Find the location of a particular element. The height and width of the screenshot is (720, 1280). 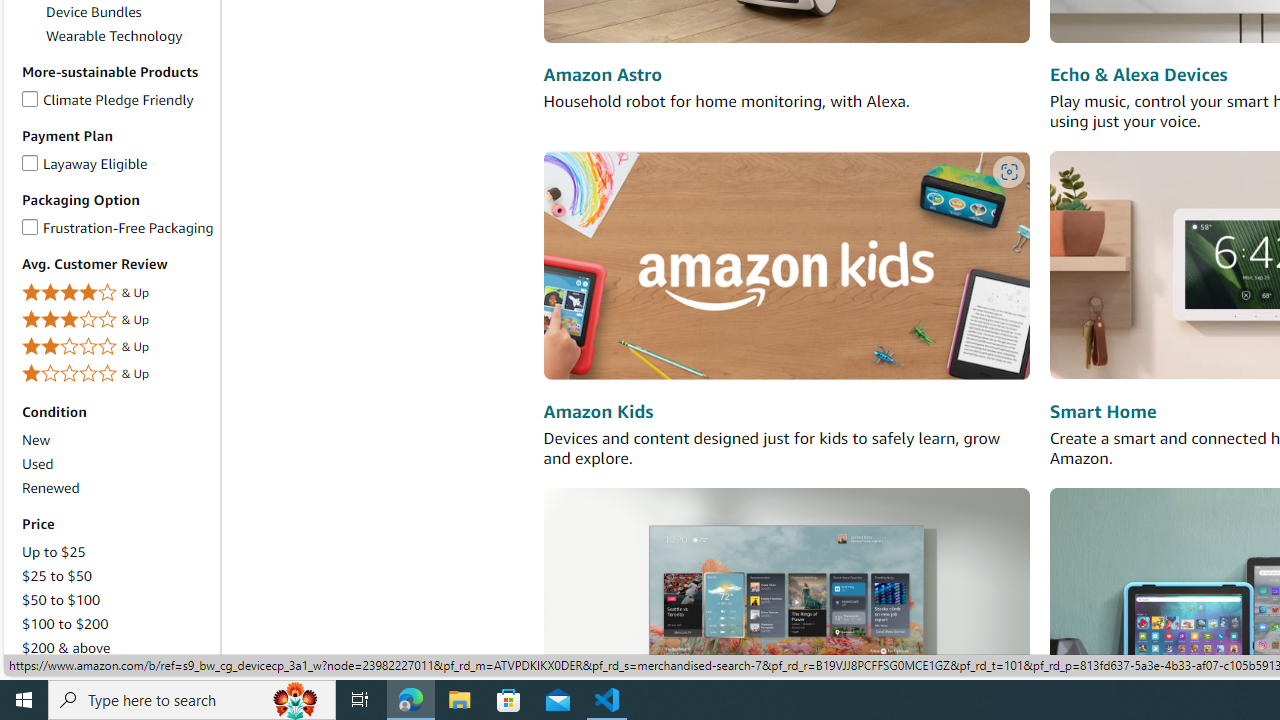

'Frustration-Free Packaging' is located at coordinates (30, 223).